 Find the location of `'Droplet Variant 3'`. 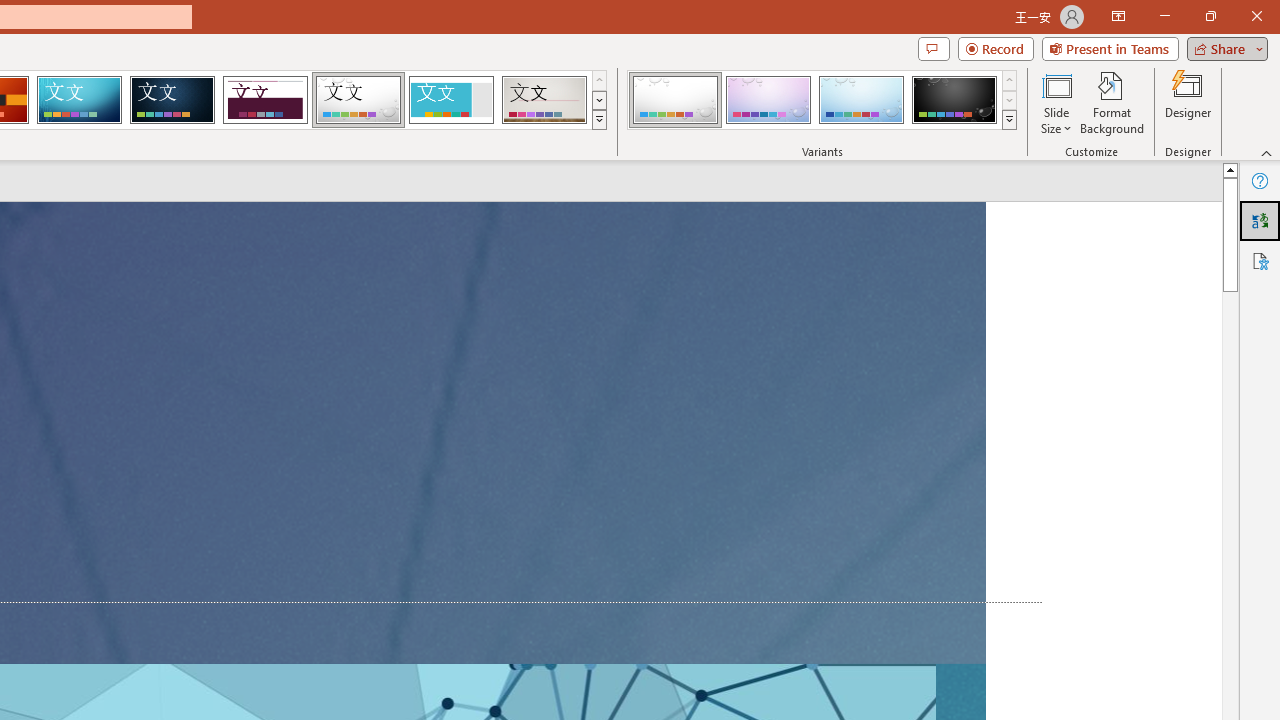

'Droplet Variant 3' is located at coordinates (861, 100).